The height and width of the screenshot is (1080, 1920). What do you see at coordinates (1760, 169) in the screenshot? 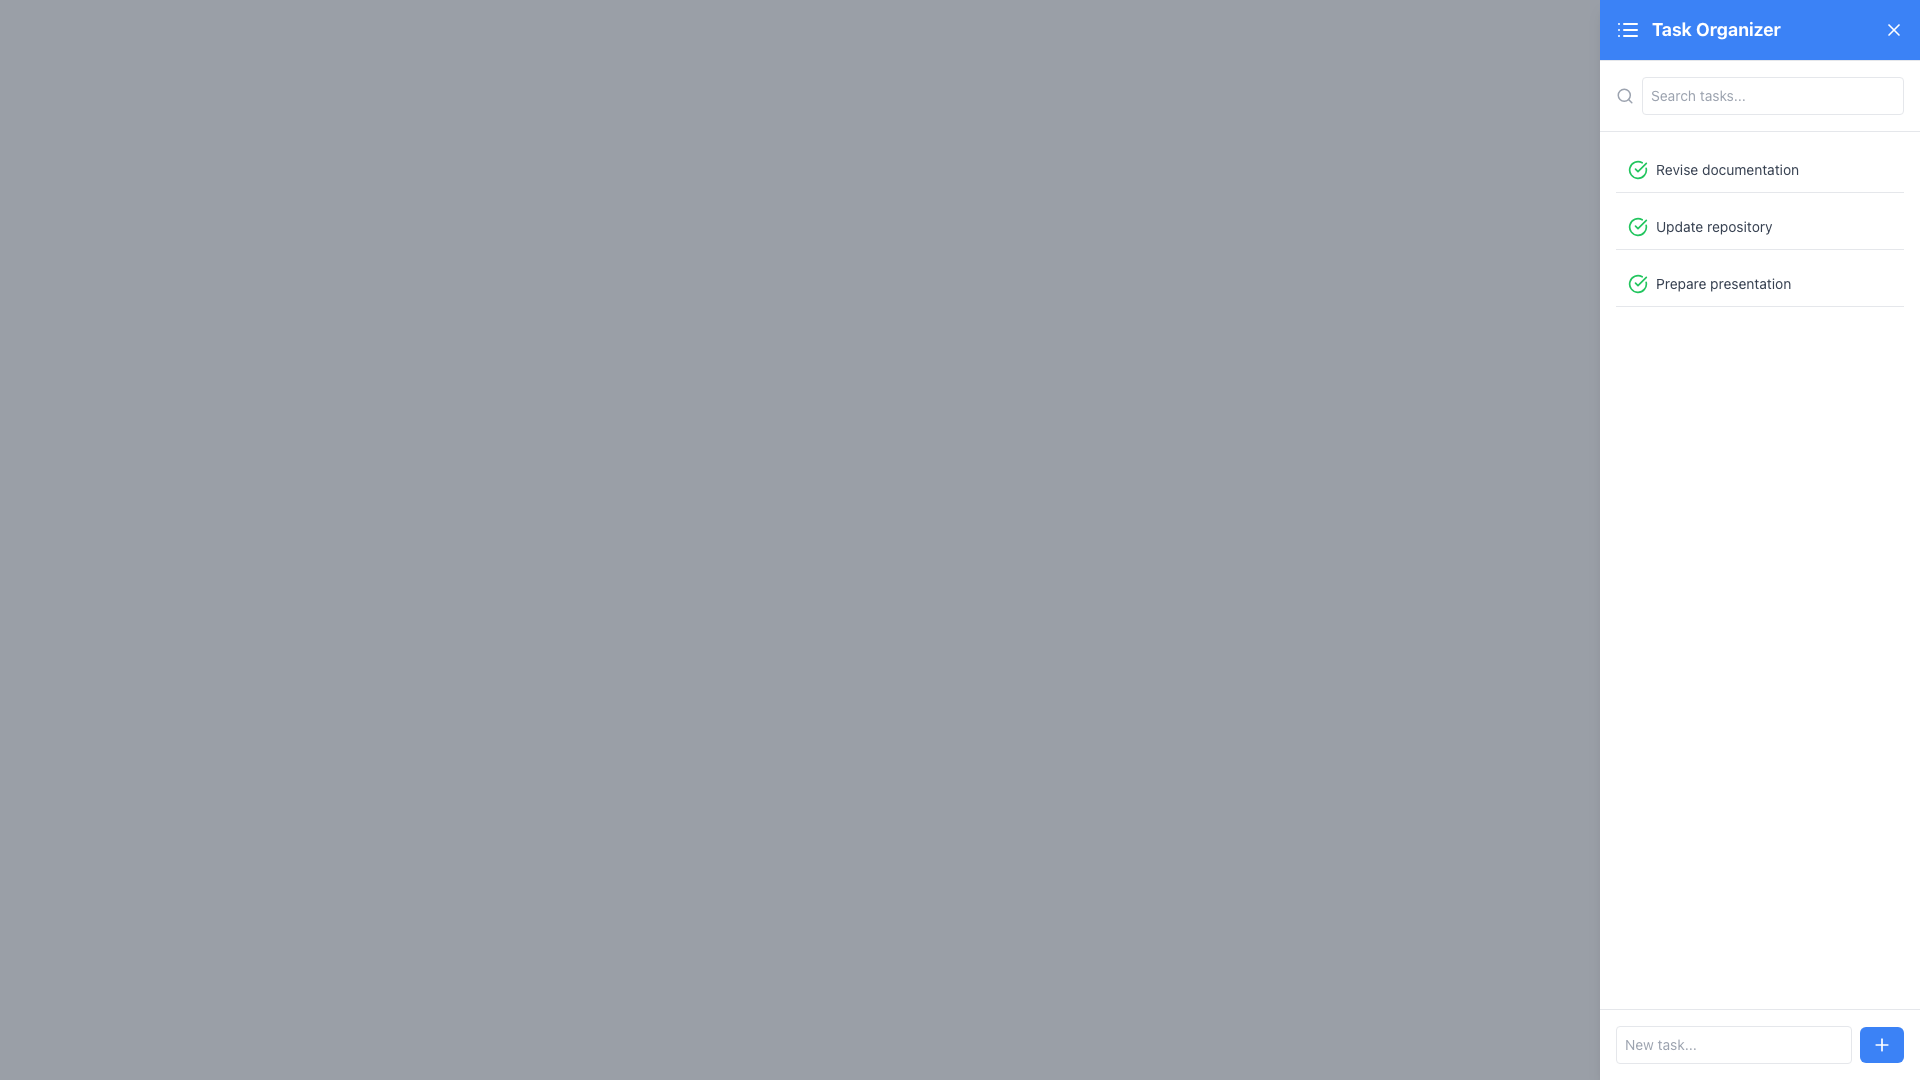
I see `task description of the first item in the vertical list, which is labeled 'Revise documentation' and includes a green checkmark icon indicating completion` at bounding box center [1760, 169].